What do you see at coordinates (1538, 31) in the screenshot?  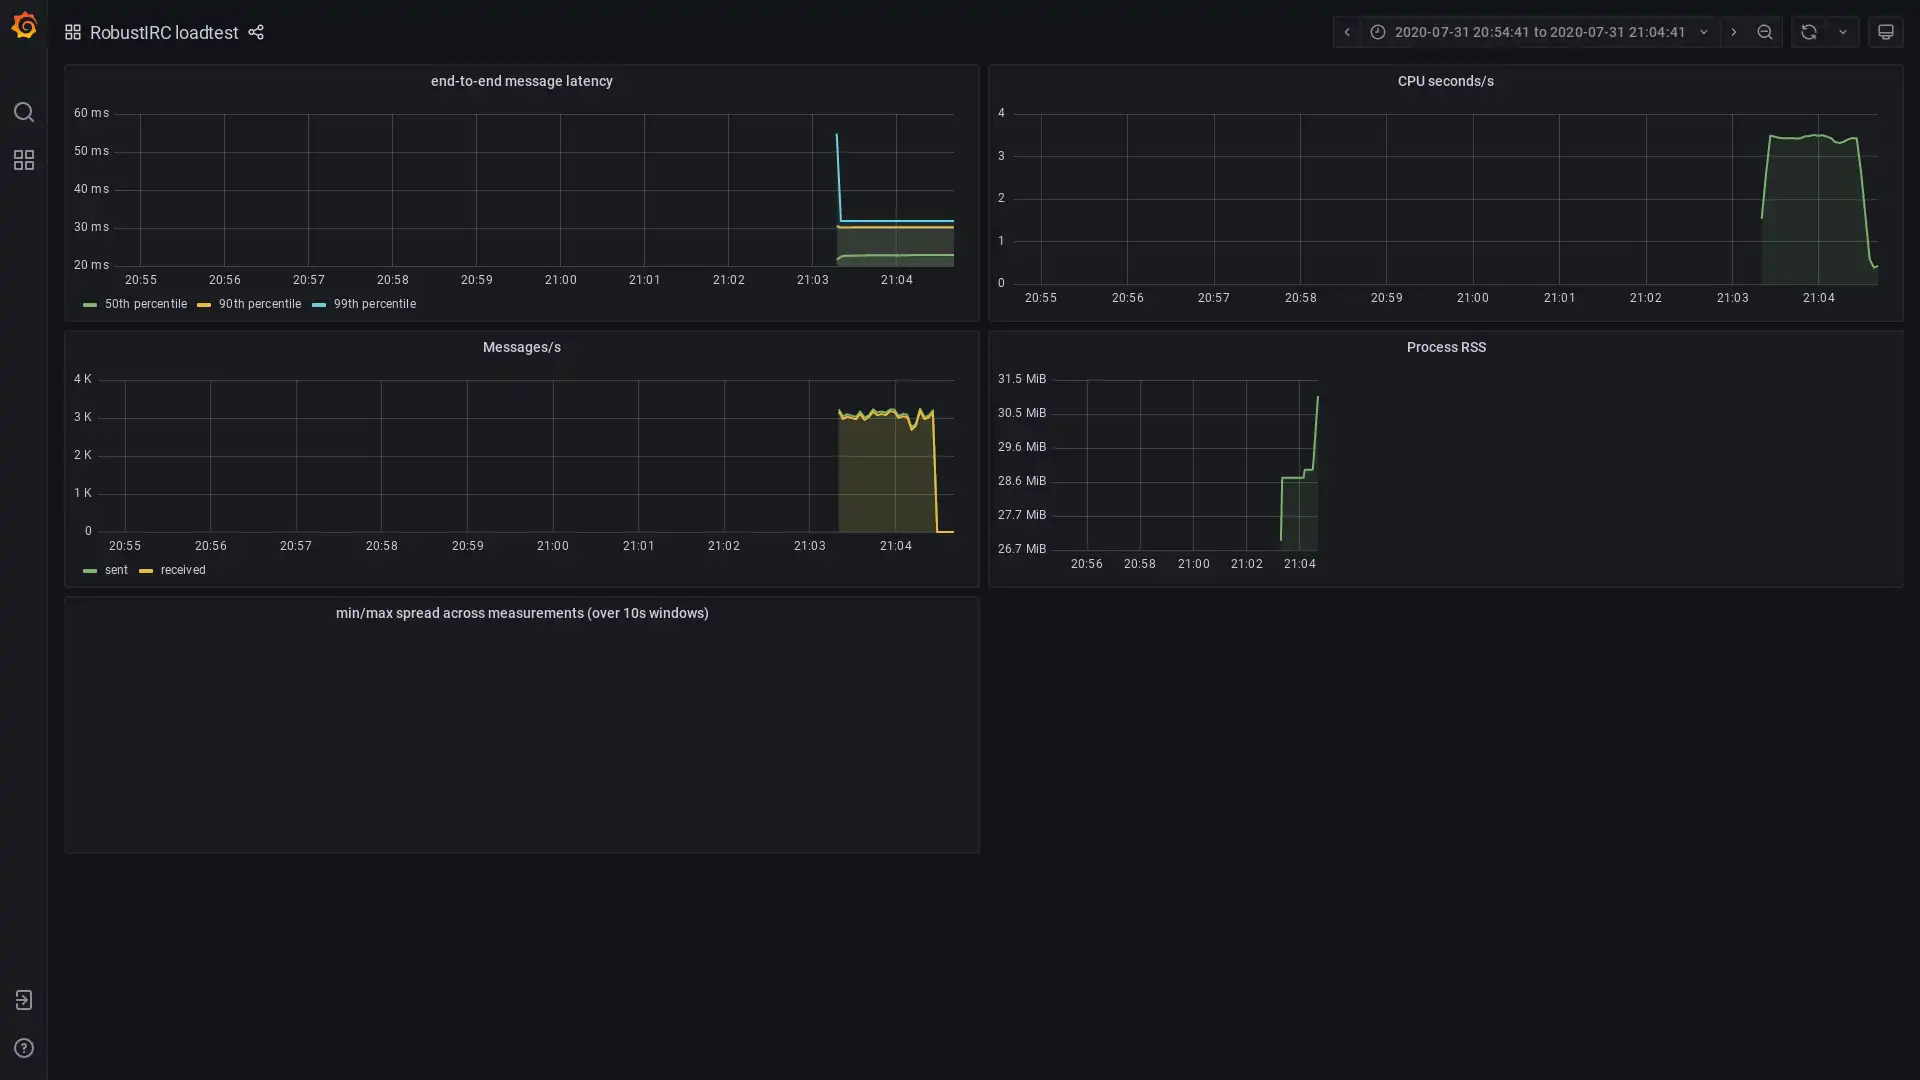 I see `Time range picker with current time range 2020-07-31 20:54:41 to 2020-07-31 21:04:41 selected` at bounding box center [1538, 31].